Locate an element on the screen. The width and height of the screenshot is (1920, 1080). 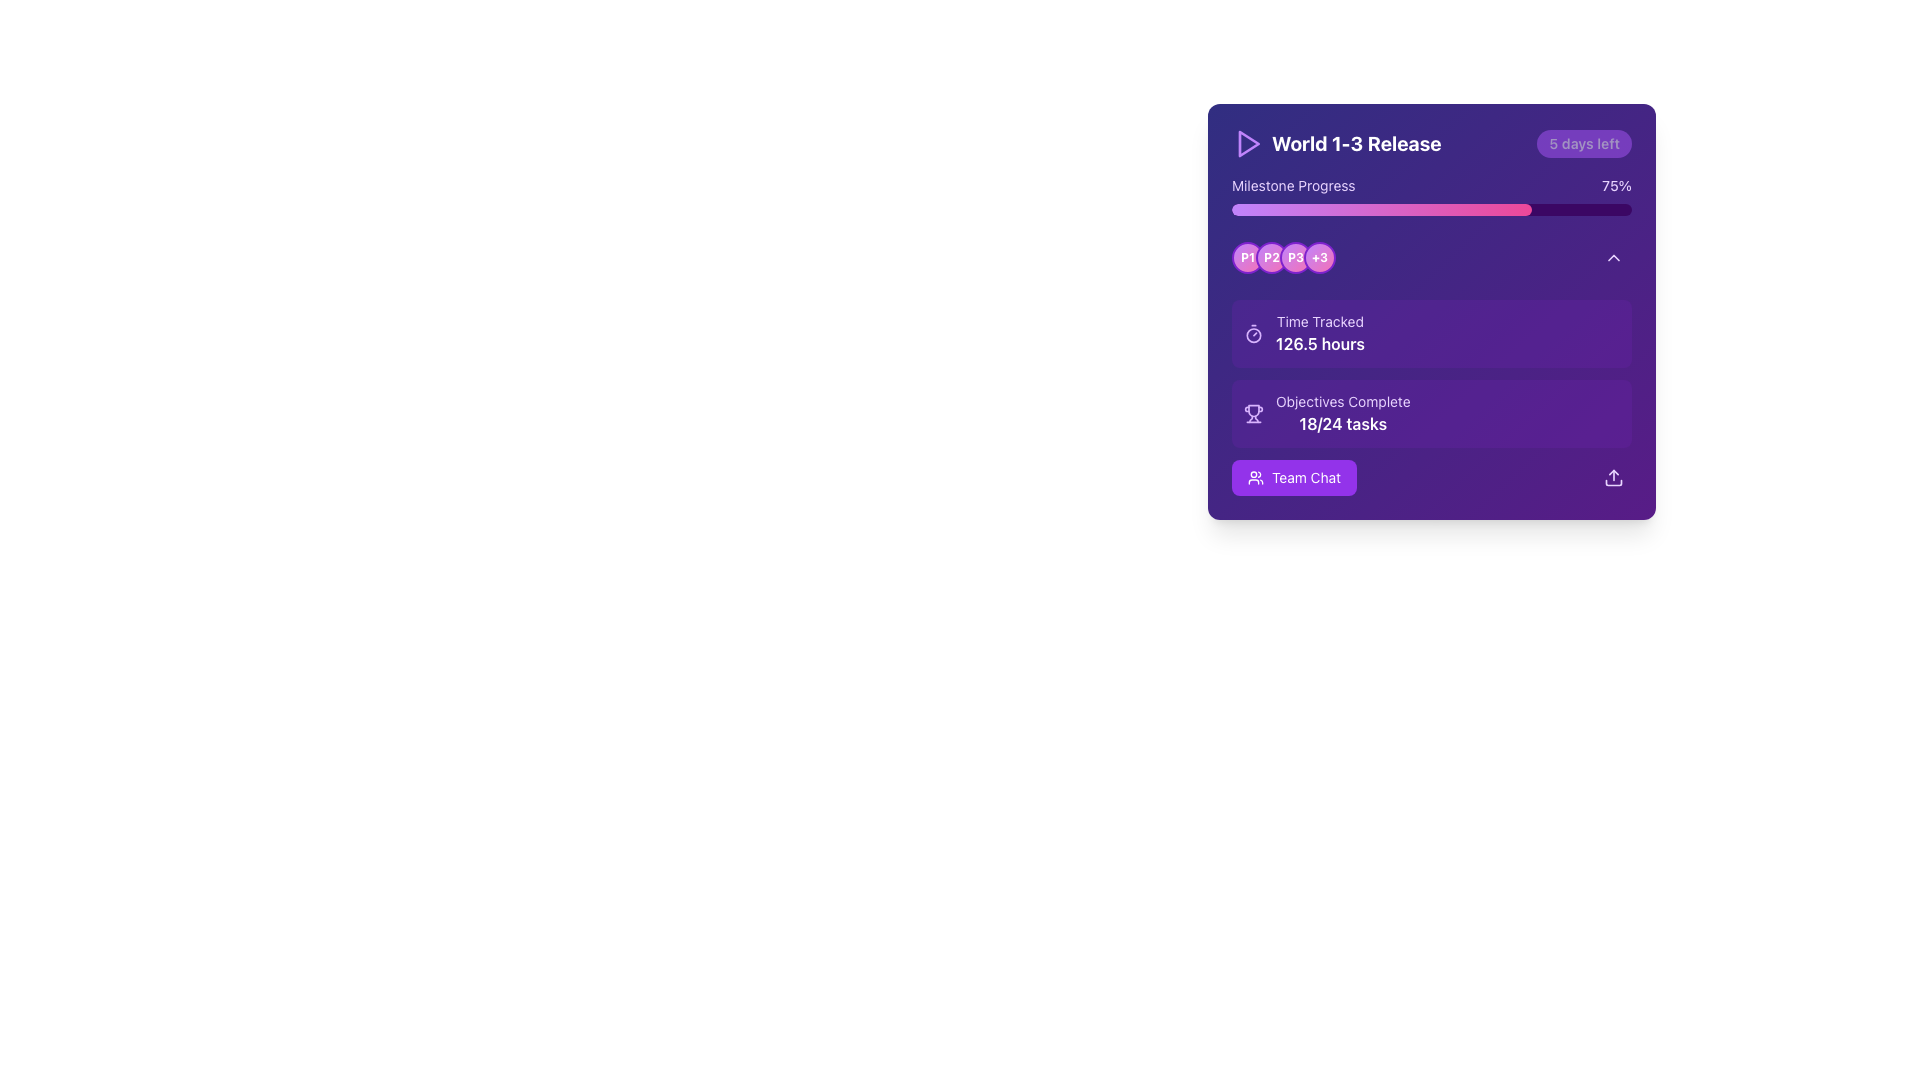
the first circular badge with a gradient background from purple to pink, featuring bold white text 'P1', located in the 'Milestone Progress' section of the 'World 1-3 Release' panel is located at coordinates (1247, 257).